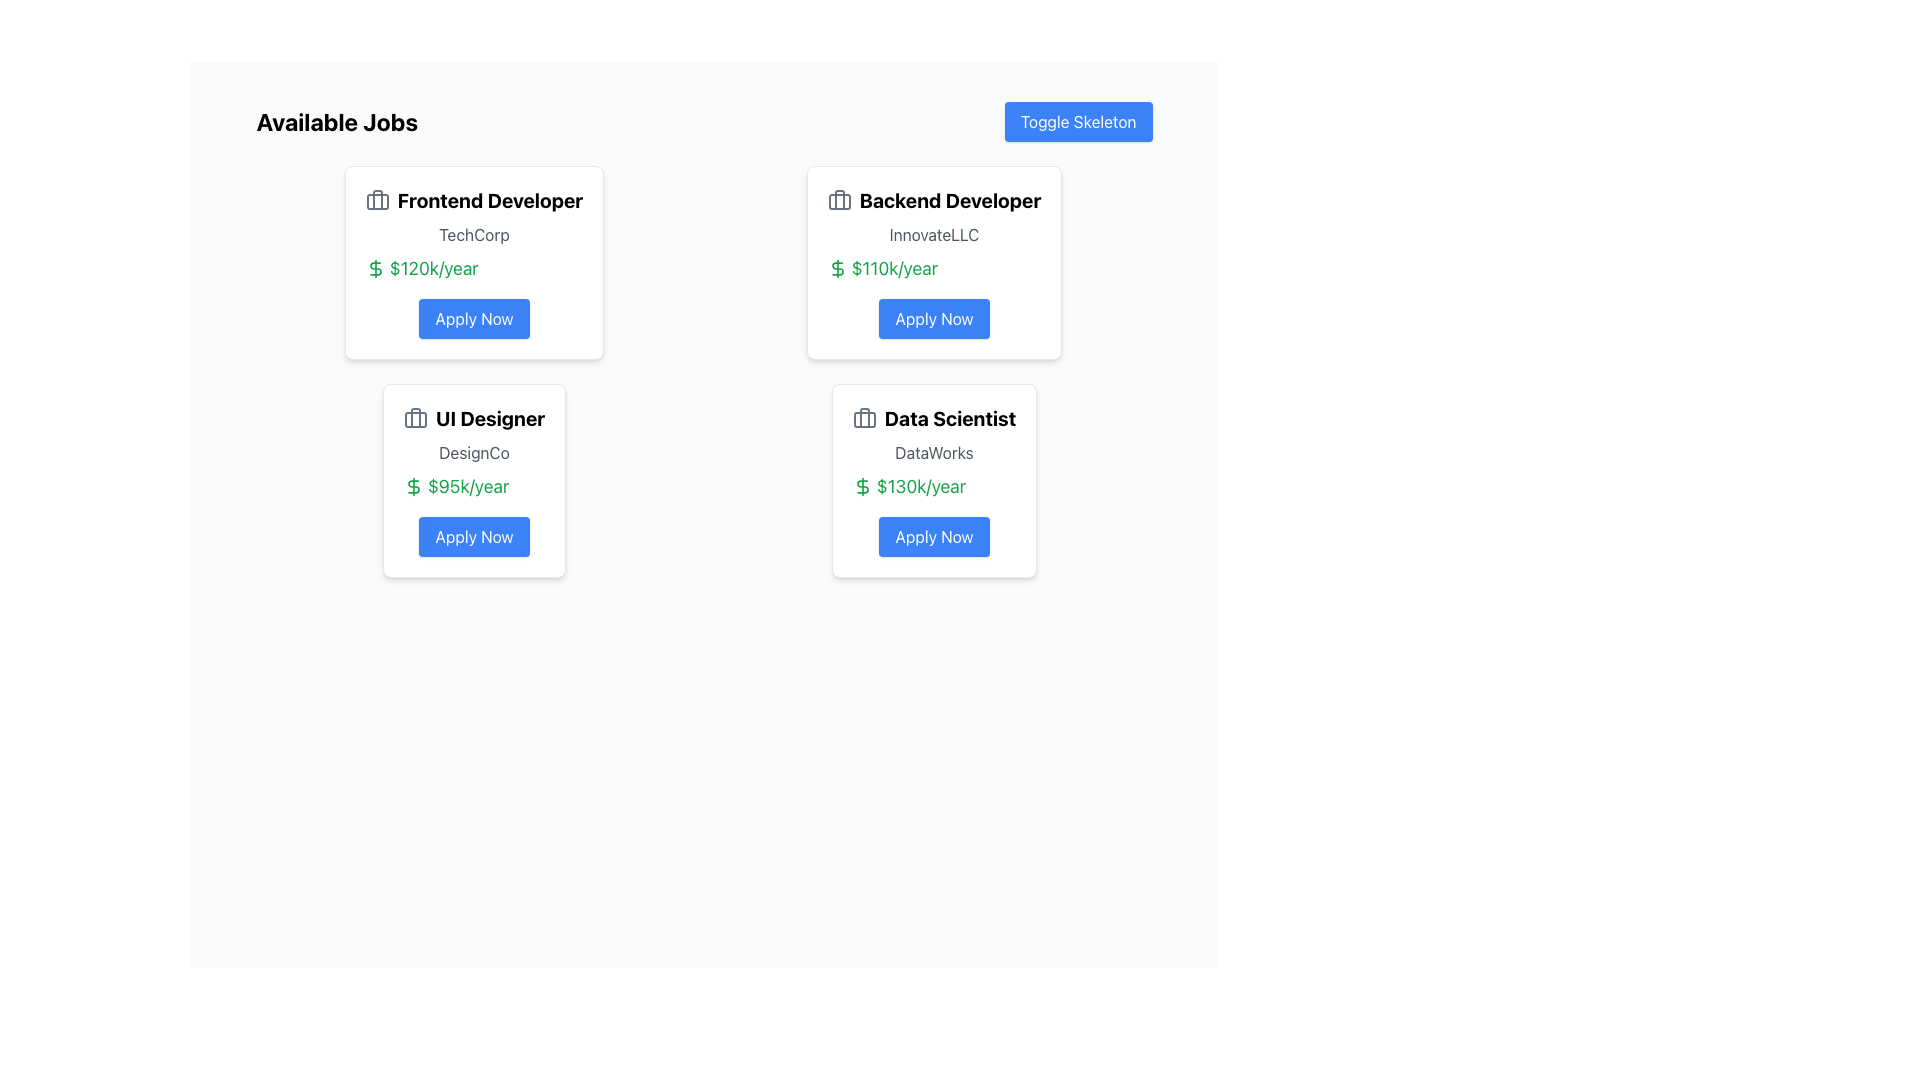  I want to click on the 'Toggle Skeleton' button, which is a rectangular button with rounded edges, bold blue background, and white text, located in the top-right corner of the 'Available Jobs' section, so click(1077, 122).